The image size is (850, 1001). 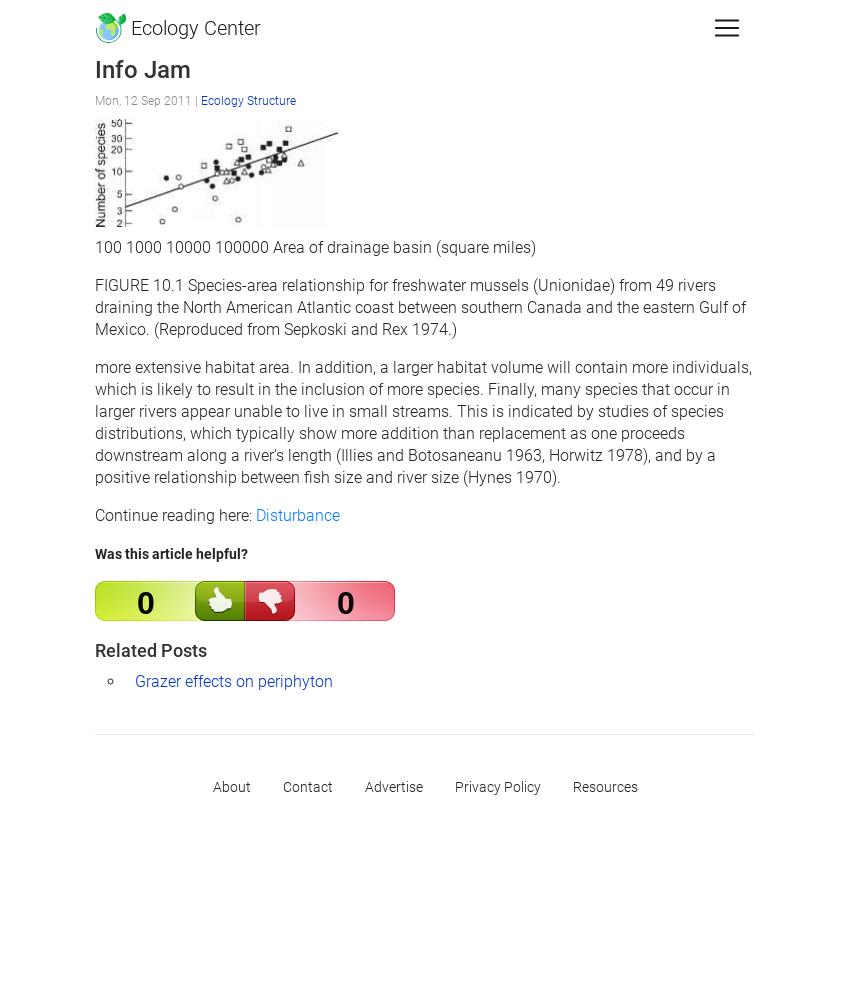 What do you see at coordinates (192, 28) in the screenshot?
I see `'Ecology Center'` at bounding box center [192, 28].